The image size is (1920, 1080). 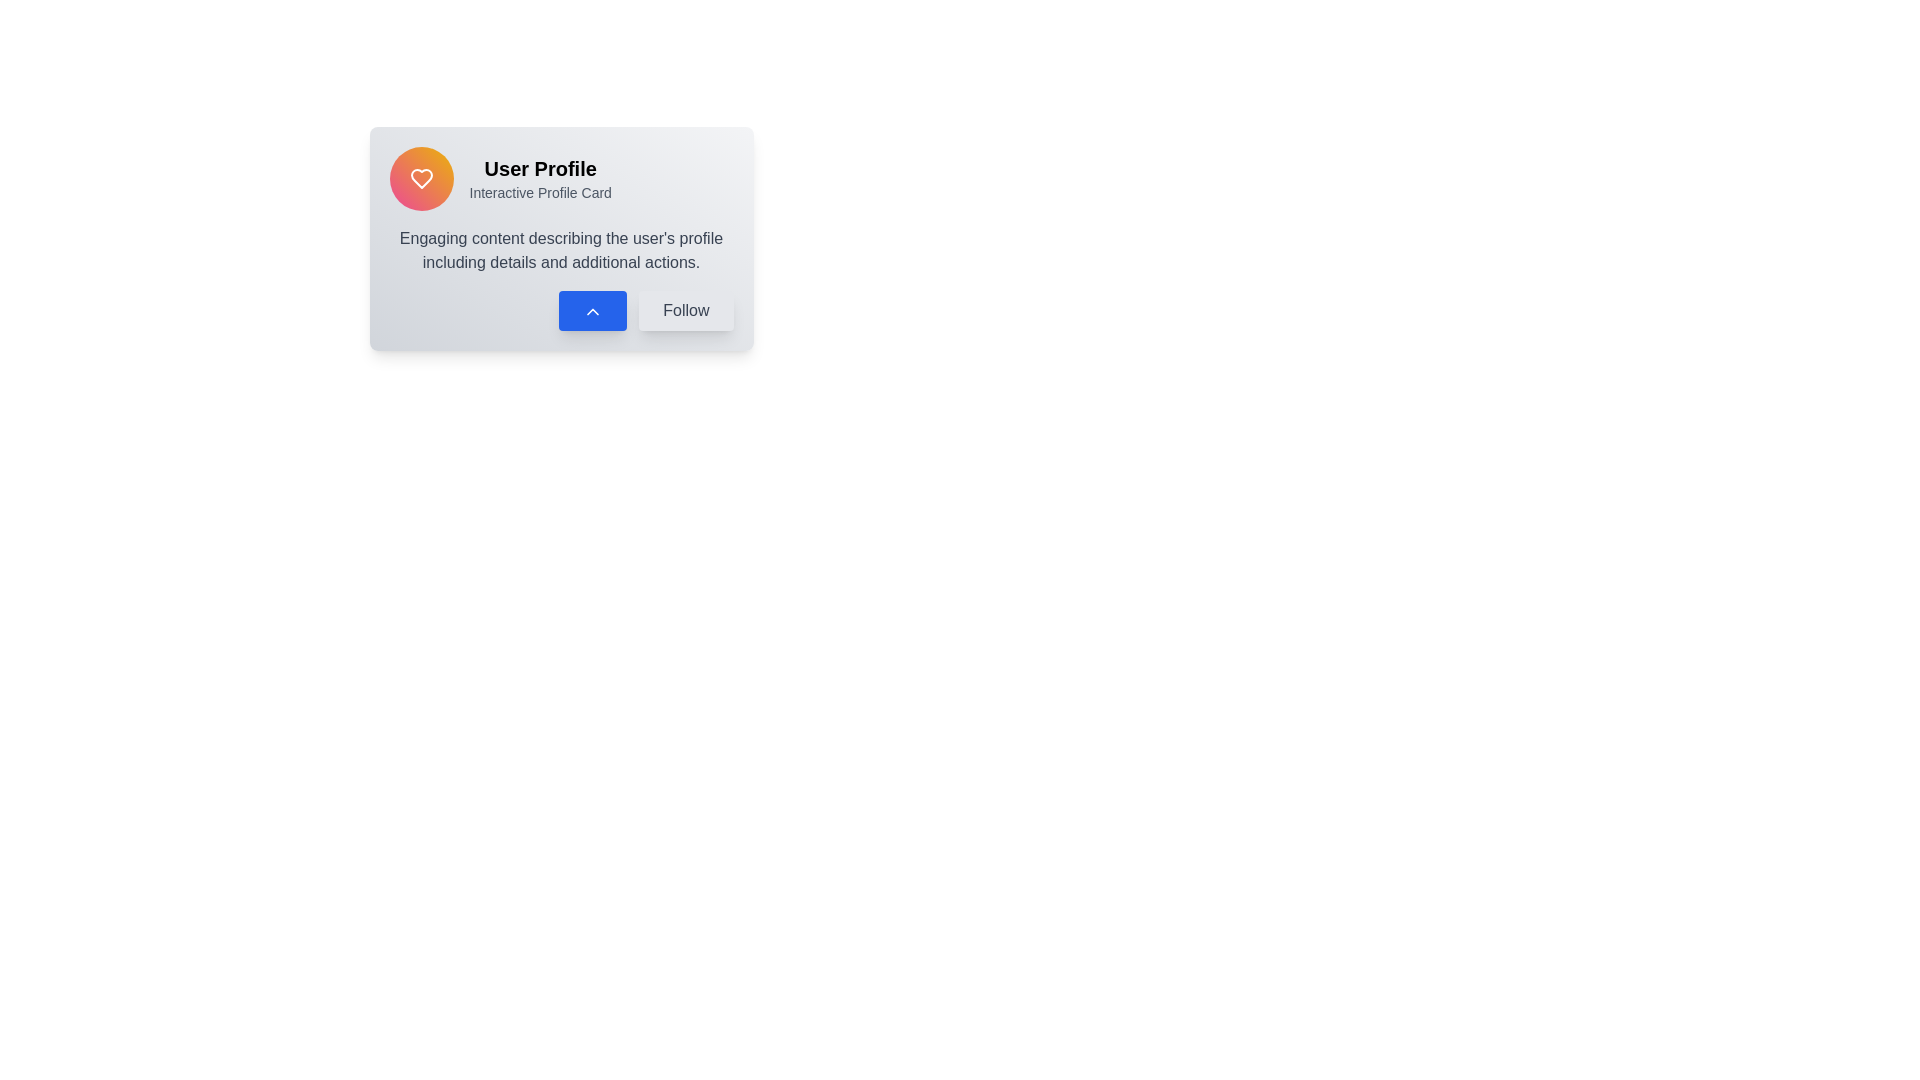 I want to click on the downward-pointing chevron icon within the blue button located at the bottom of the User Profile card, so click(x=592, y=311).